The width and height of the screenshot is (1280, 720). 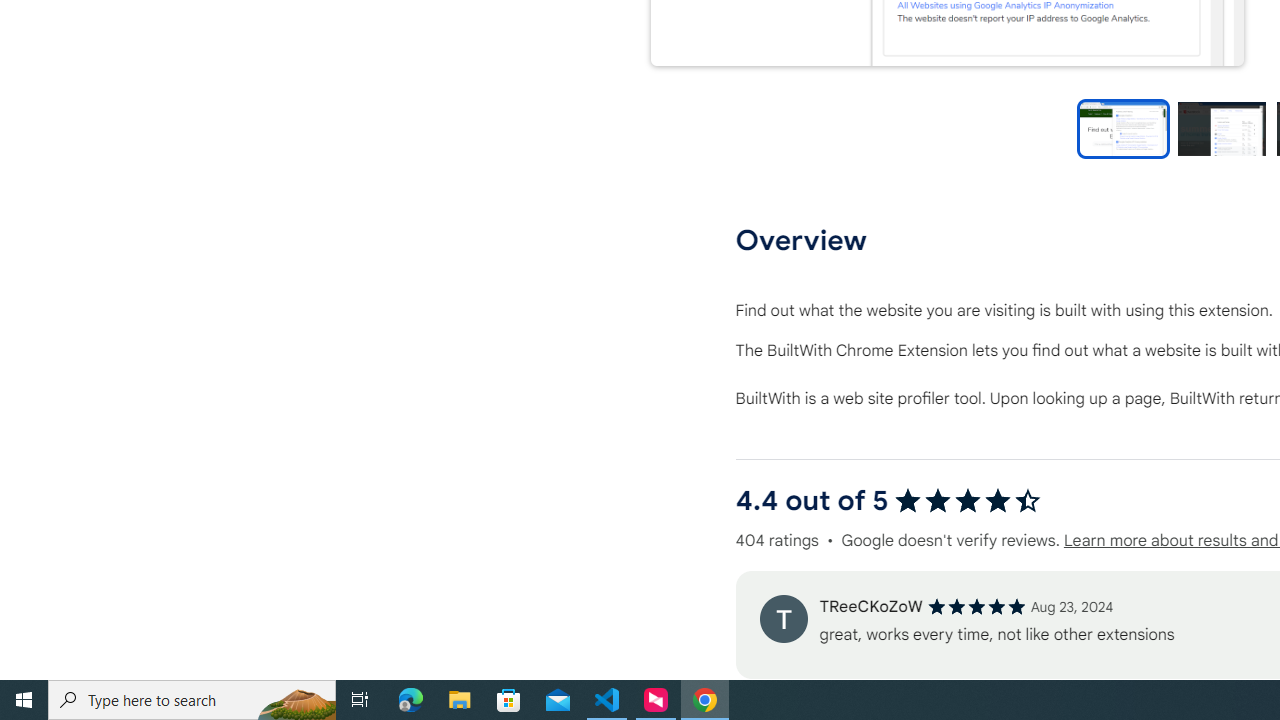 I want to click on '4.4 out of 5 stars', so click(x=967, y=499).